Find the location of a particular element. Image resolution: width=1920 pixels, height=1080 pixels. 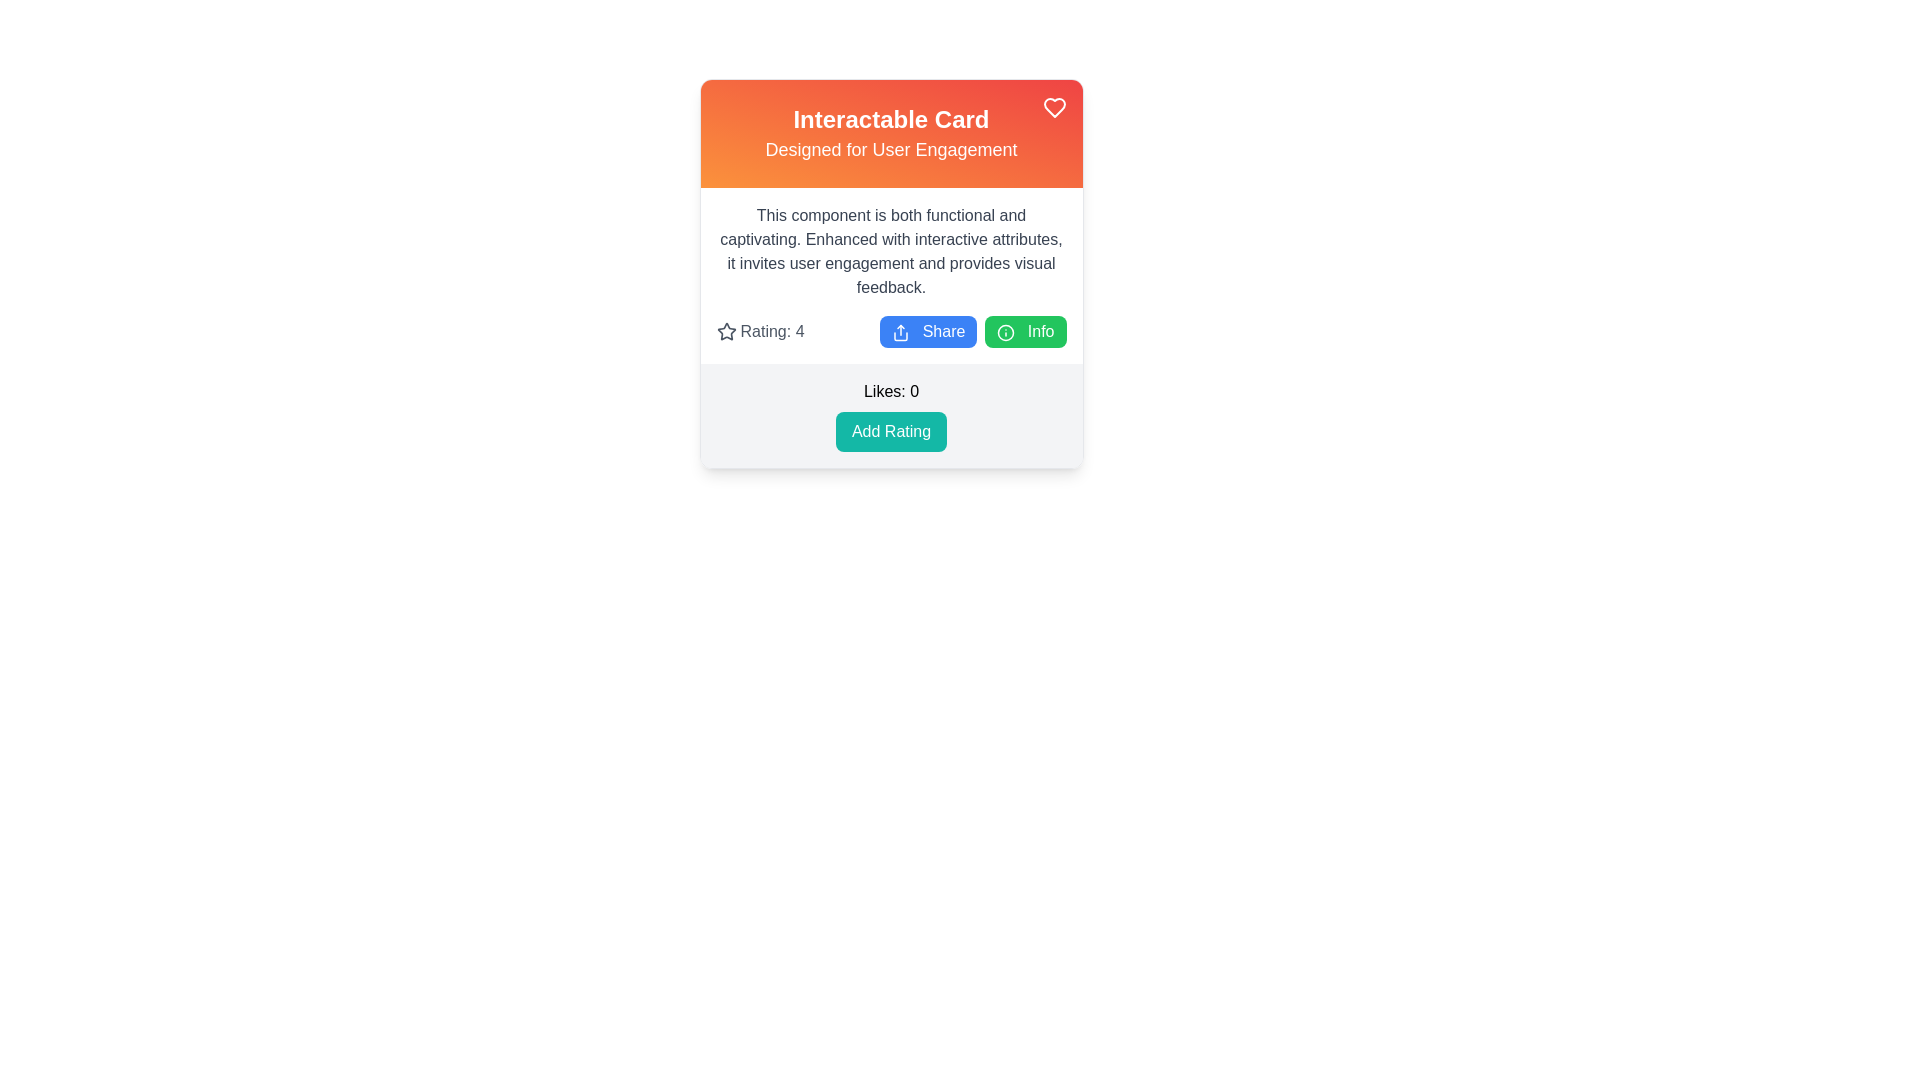

the star-shaped SVG icon used for rating or favorite selection, located to the left of the 'Rating: 4' text is located at coordinates (725, 330).